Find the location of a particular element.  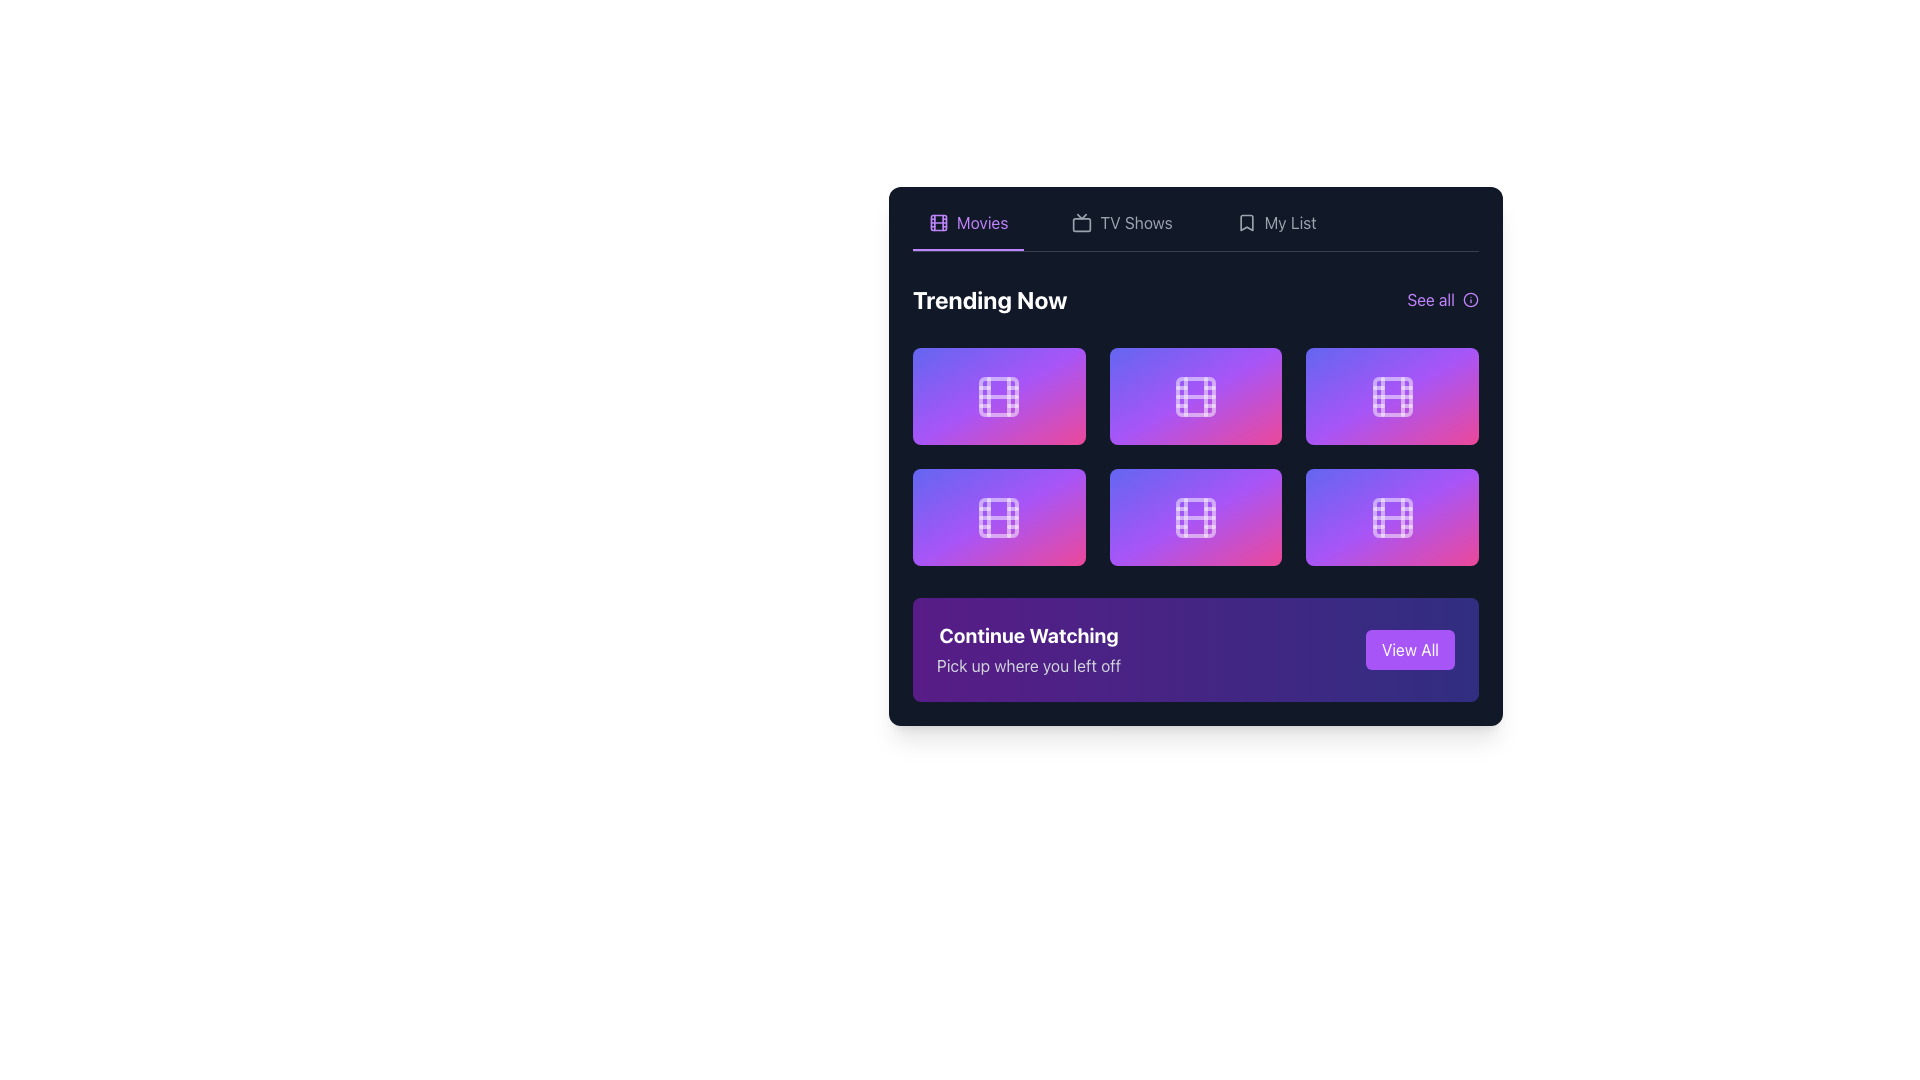

the SVG rectangle element representing part of the film reel icon in the 'Trending Now' section, located in the second row, first column is located at coordinates (999, 516).